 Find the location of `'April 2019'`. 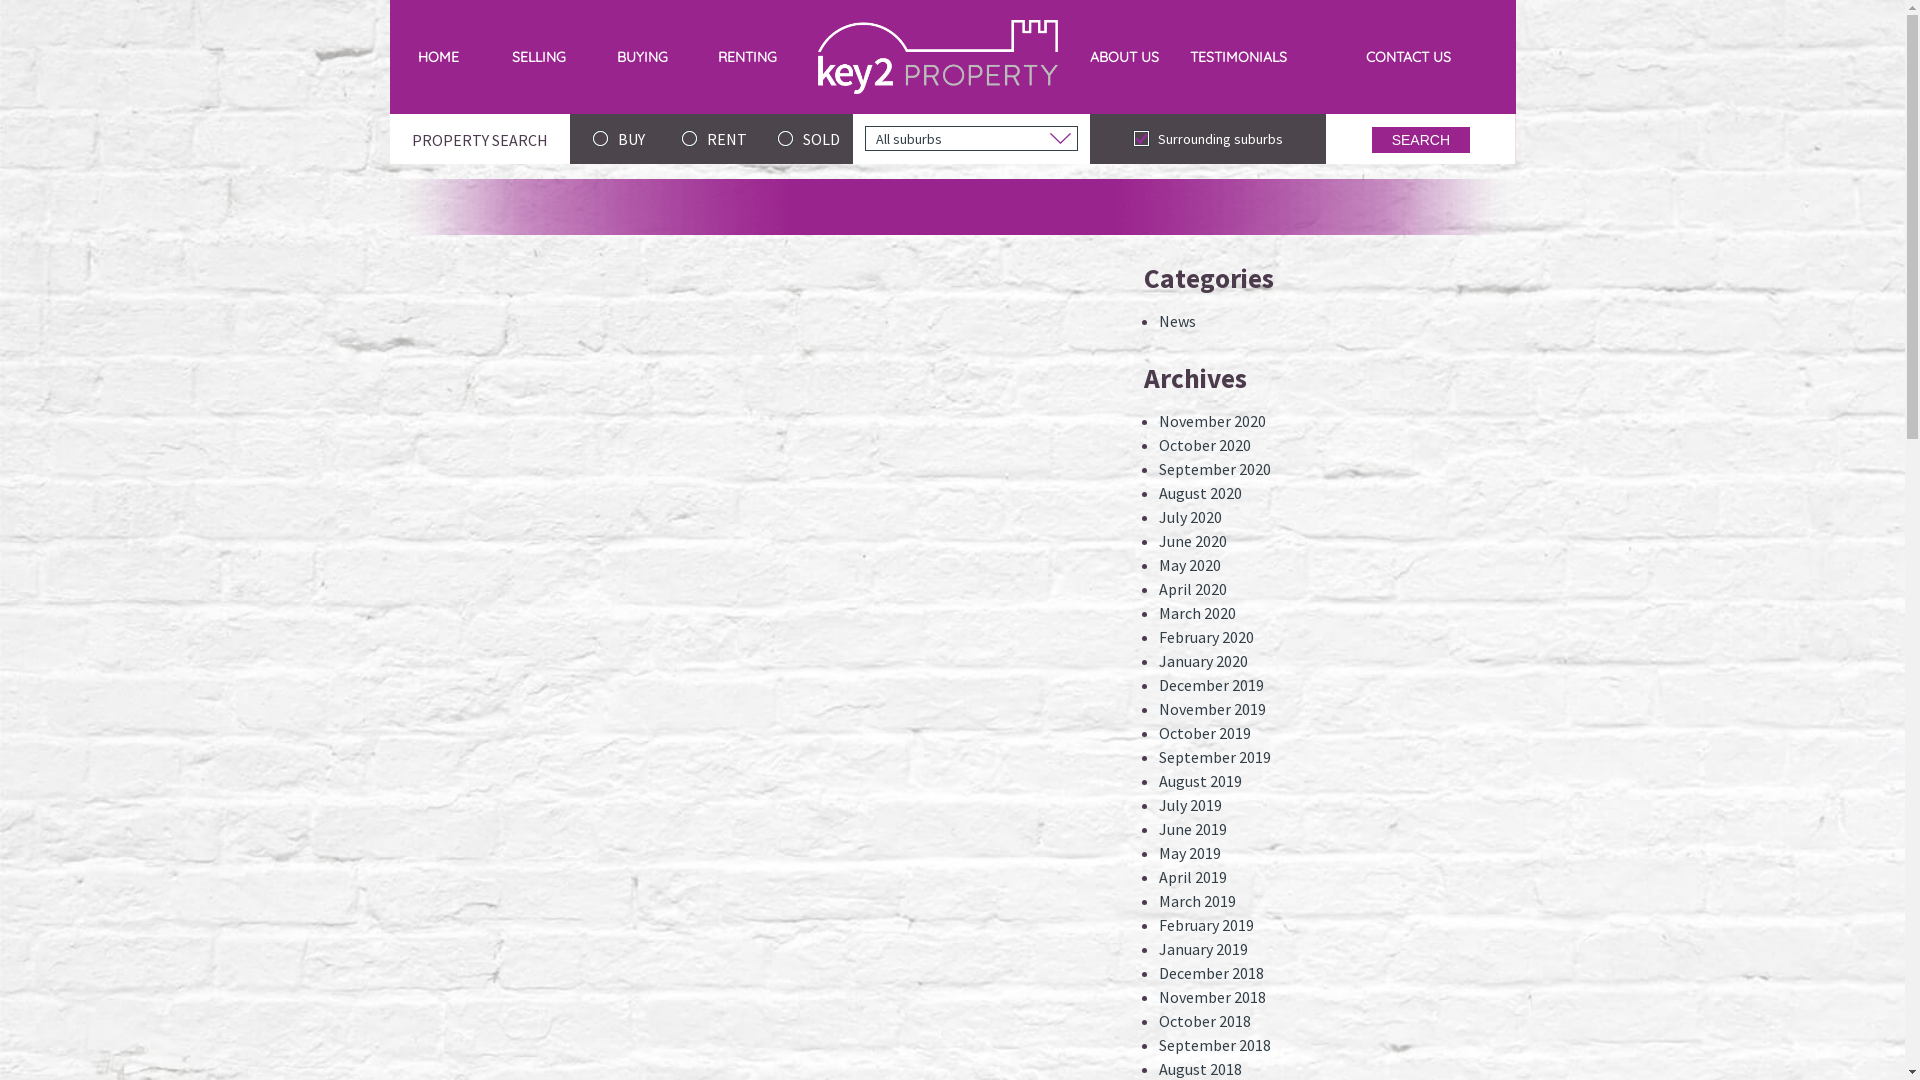

'April 2019' is located at coordinates (1158, 875).